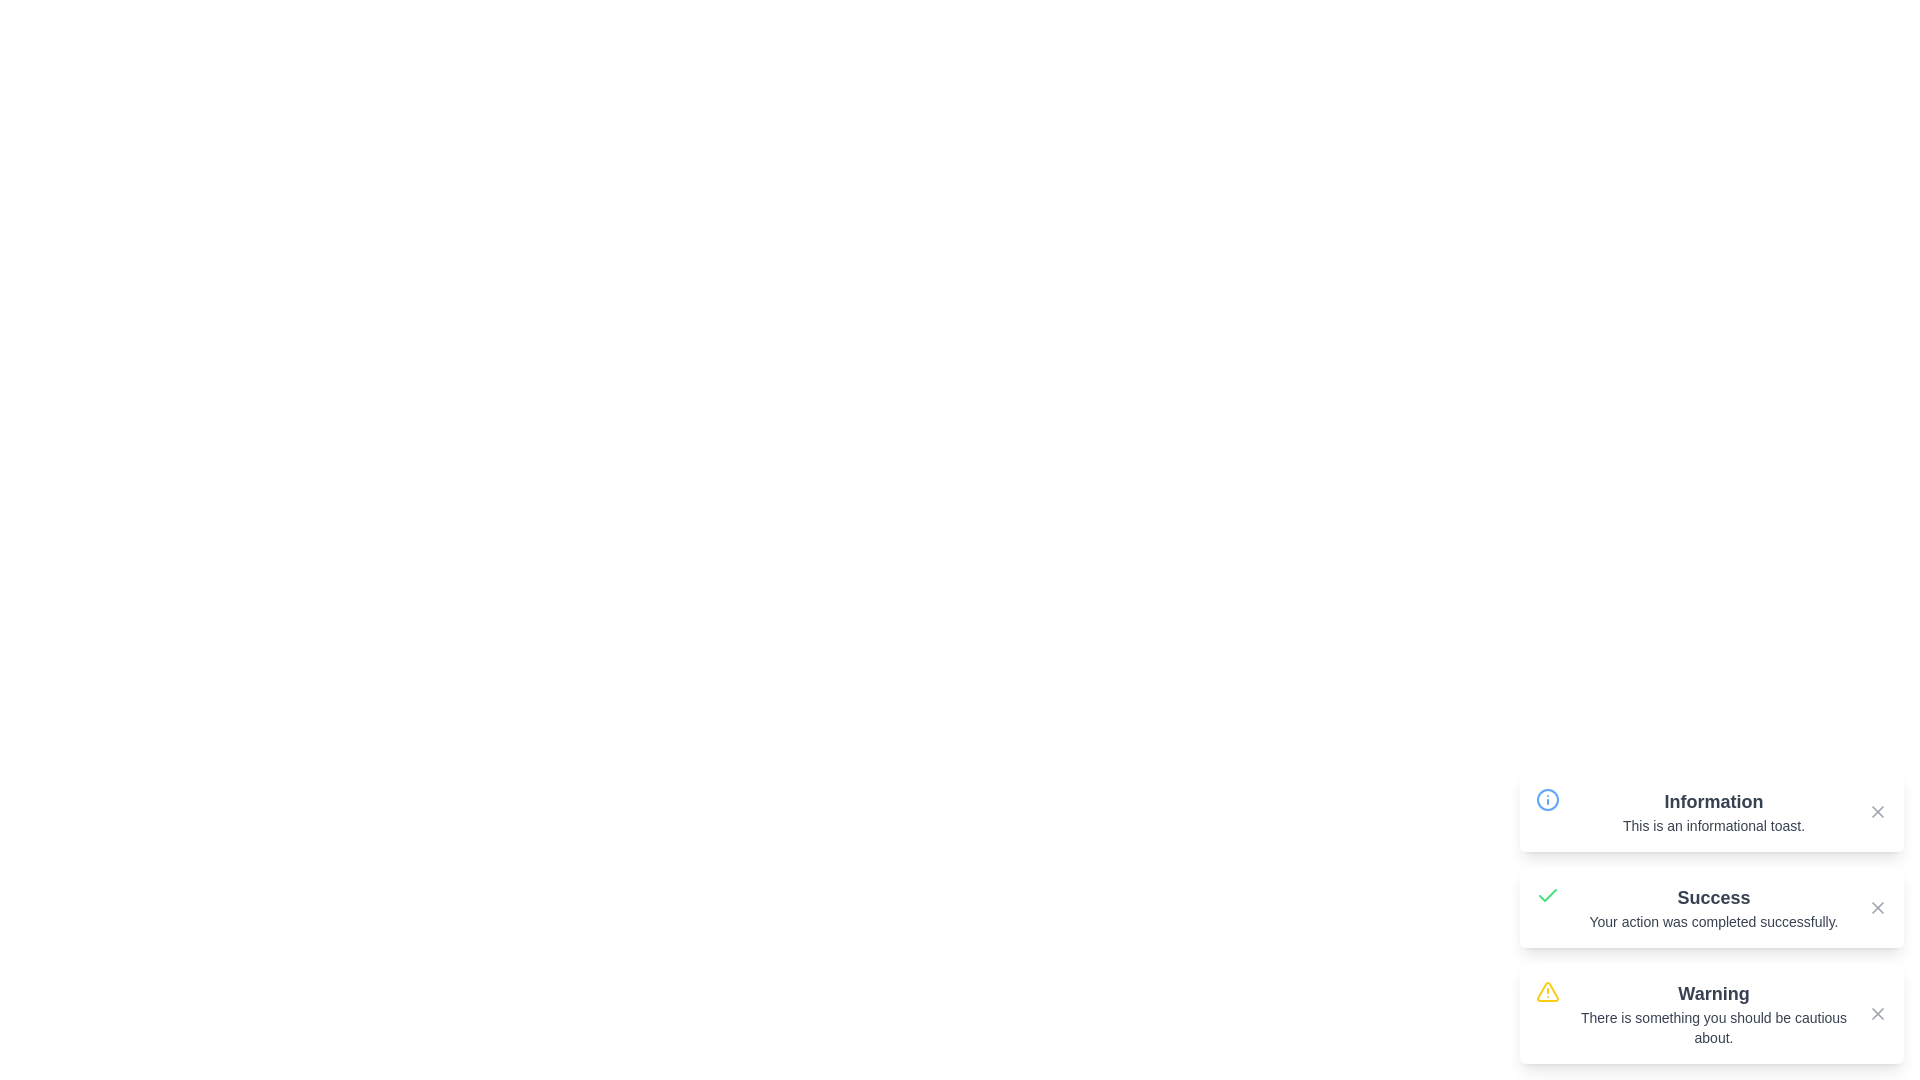  I want to click on the Toast notification box with the title 'Information', so click(1711, 812).